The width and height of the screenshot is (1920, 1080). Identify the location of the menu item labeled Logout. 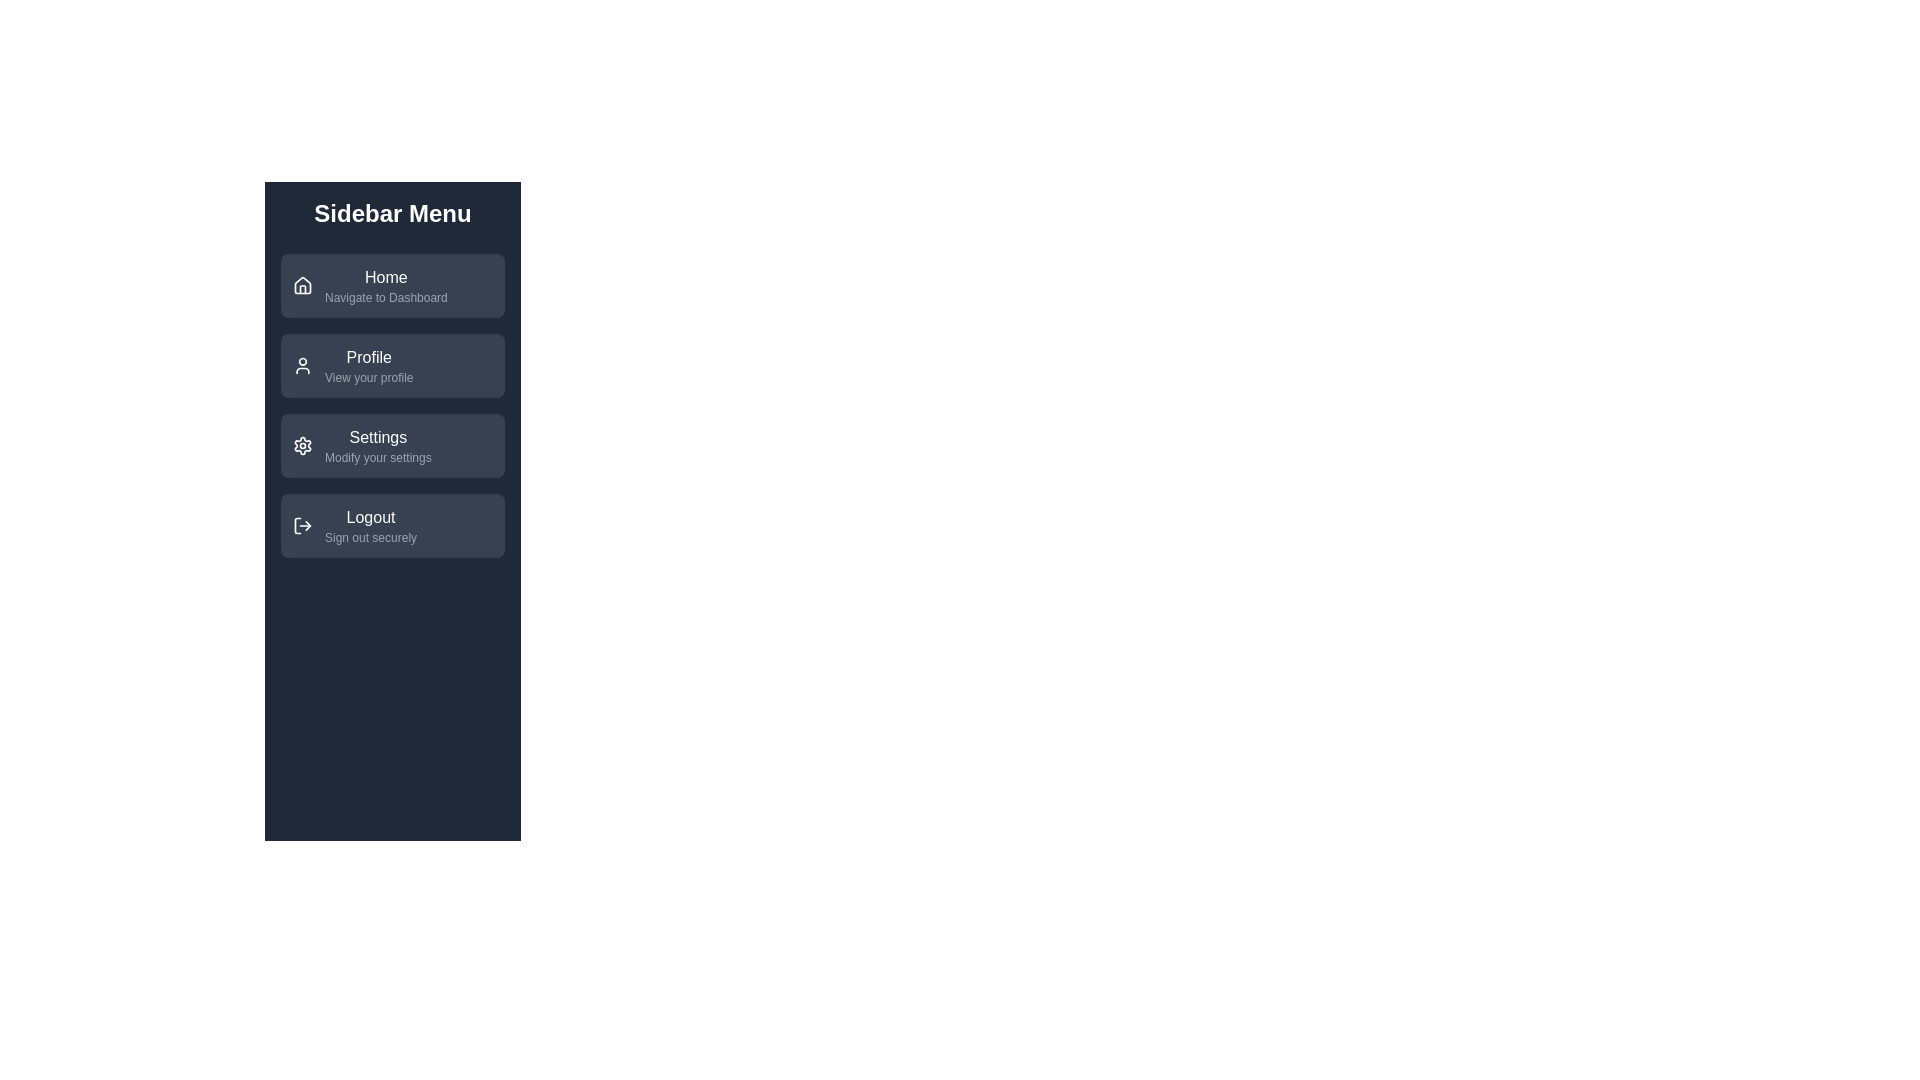
(393, 524).